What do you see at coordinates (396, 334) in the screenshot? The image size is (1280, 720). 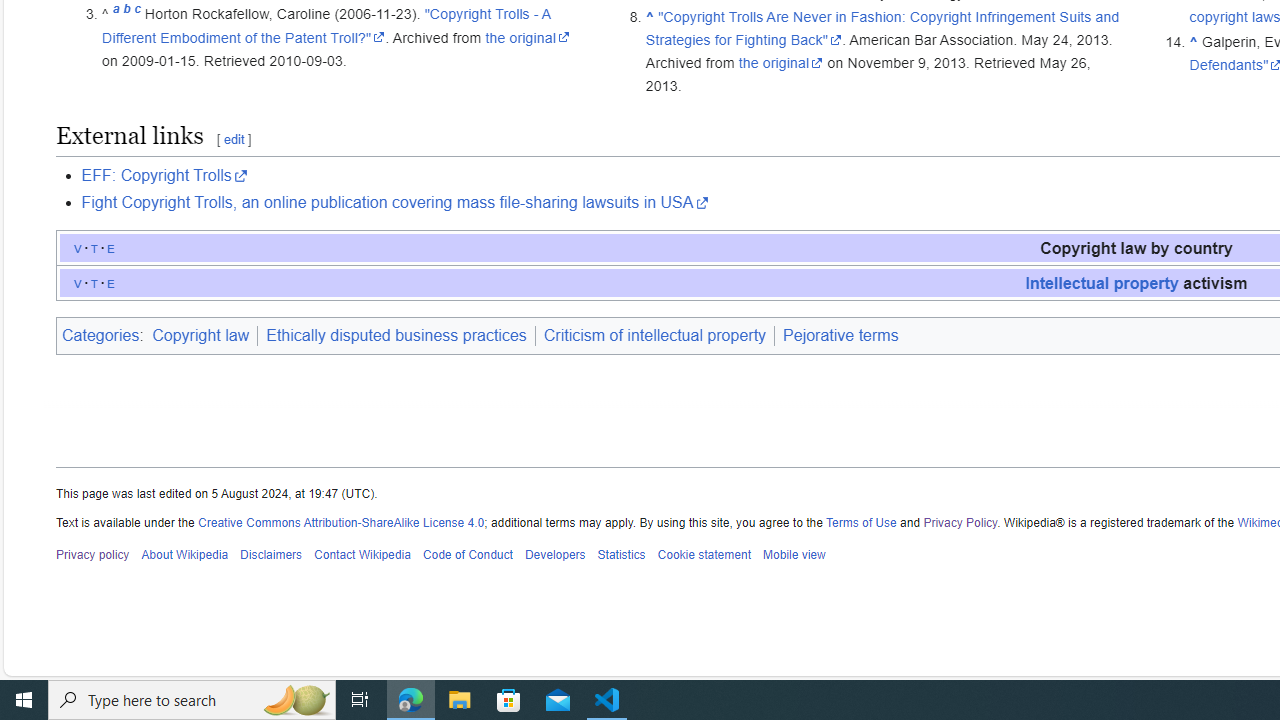 I see `'Ethically disputed business practices'` at bounding box center [396, 334].